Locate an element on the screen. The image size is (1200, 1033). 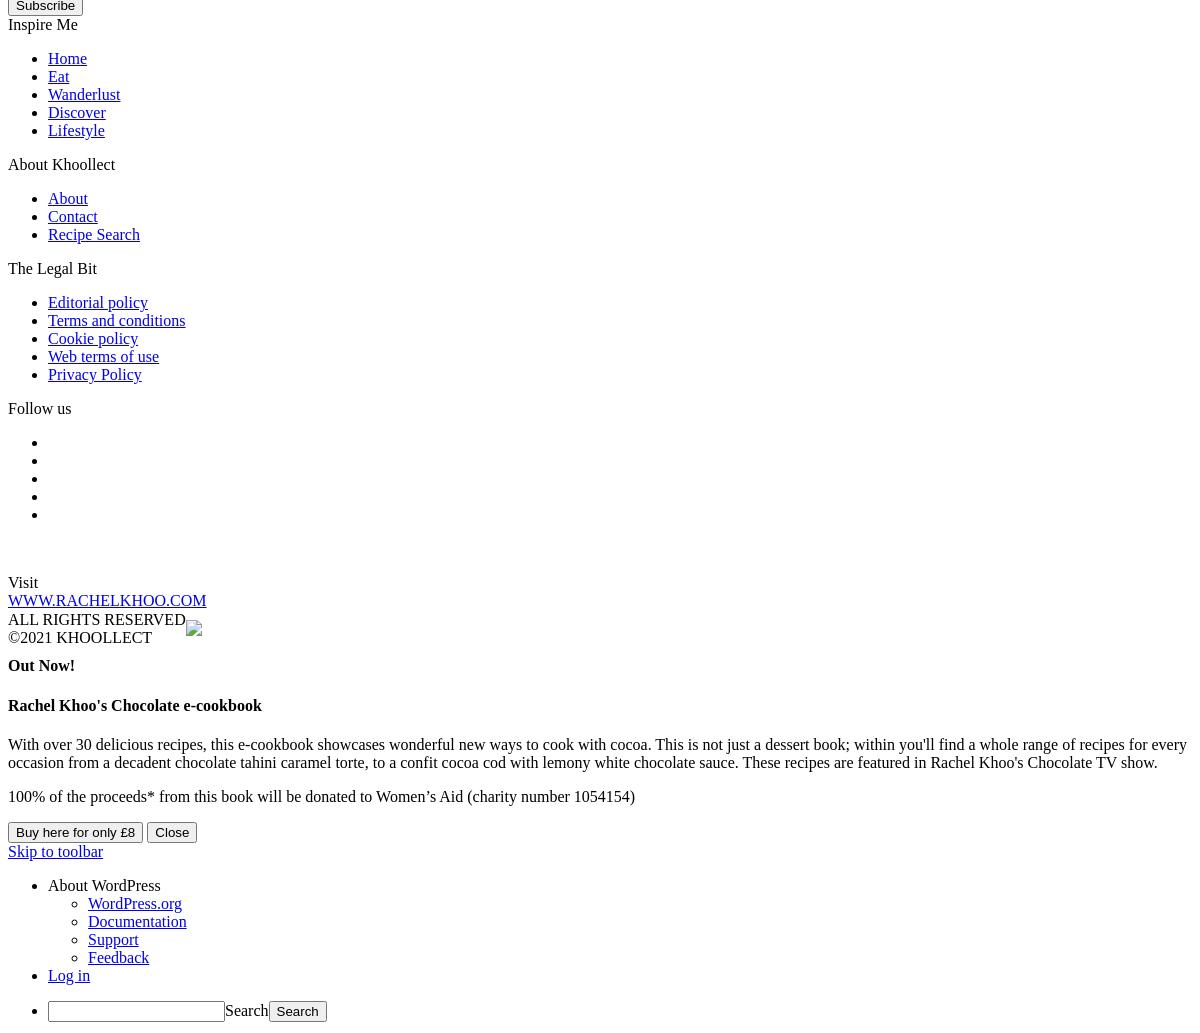
'Feedback' is located at coordinates (118, 955).